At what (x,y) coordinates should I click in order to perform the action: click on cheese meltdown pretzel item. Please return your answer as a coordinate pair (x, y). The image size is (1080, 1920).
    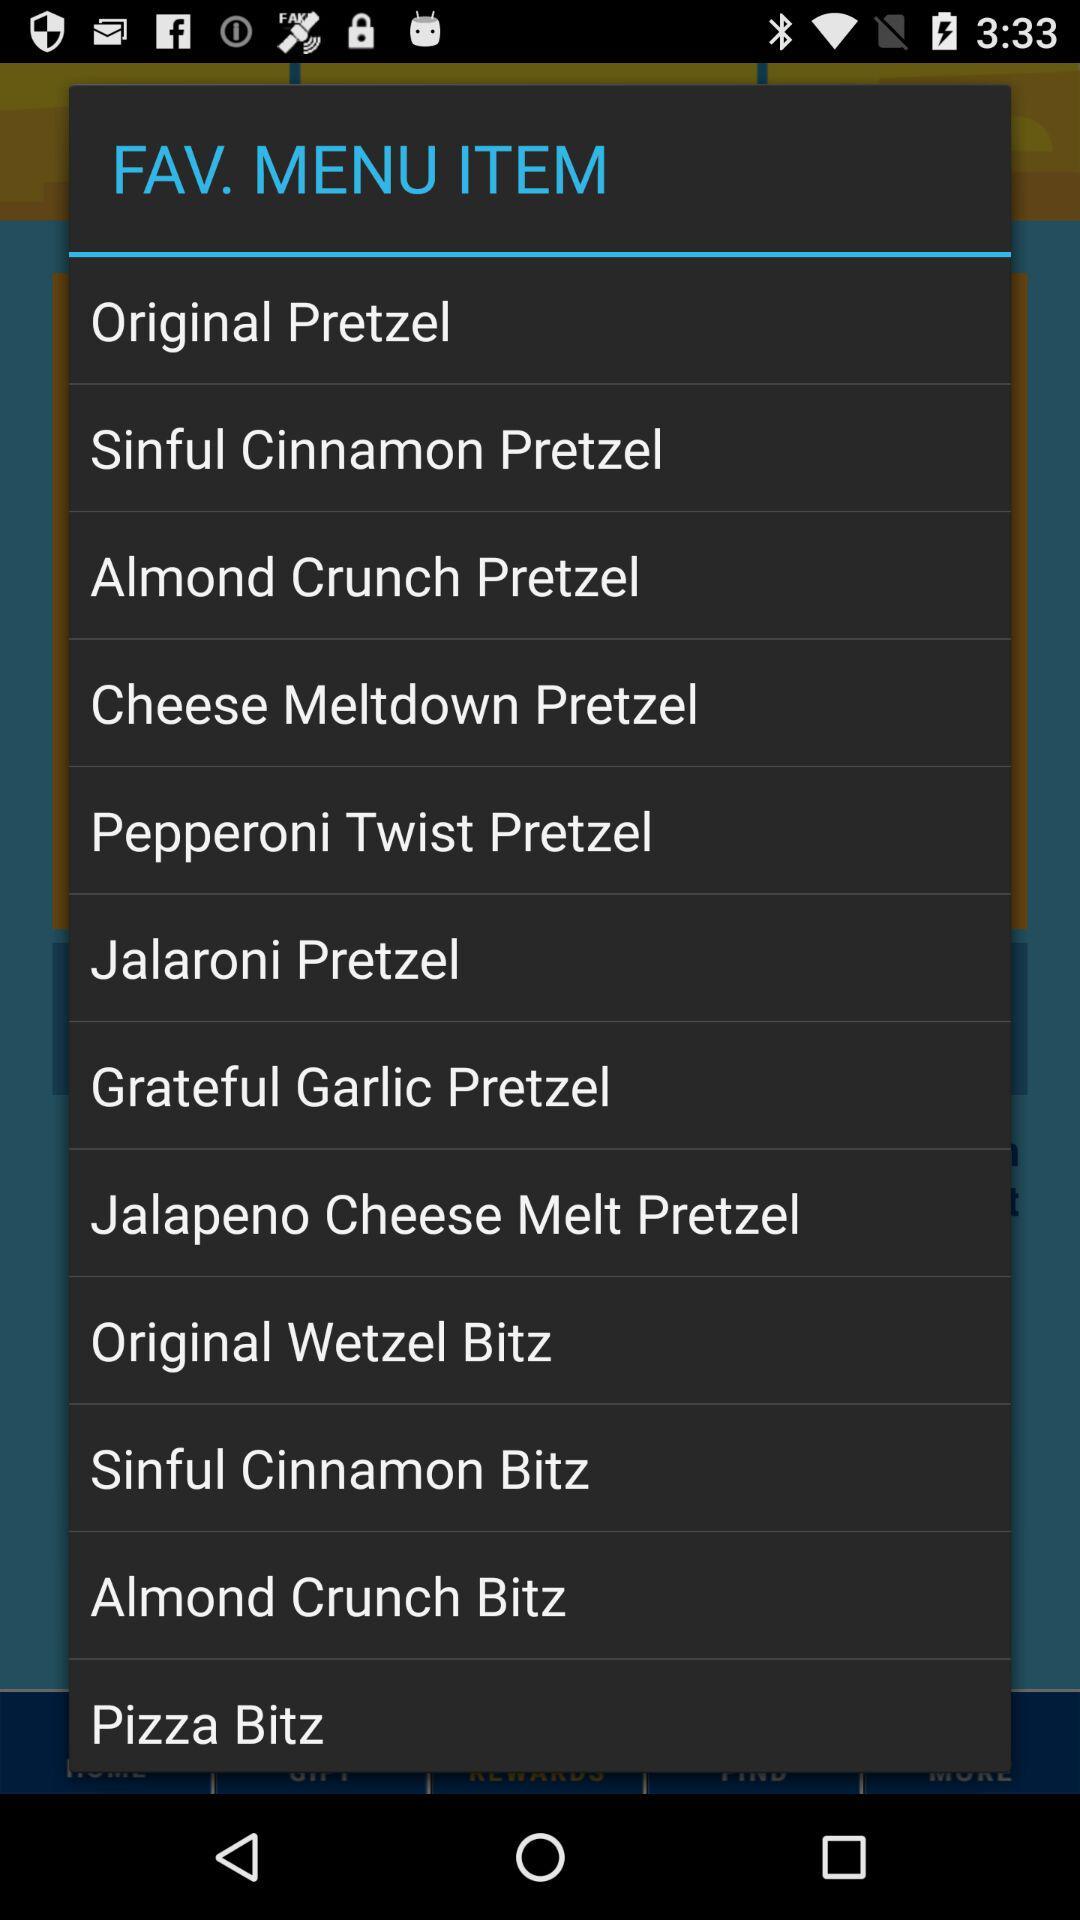
    Looking at the image, I should click on (540, 702).